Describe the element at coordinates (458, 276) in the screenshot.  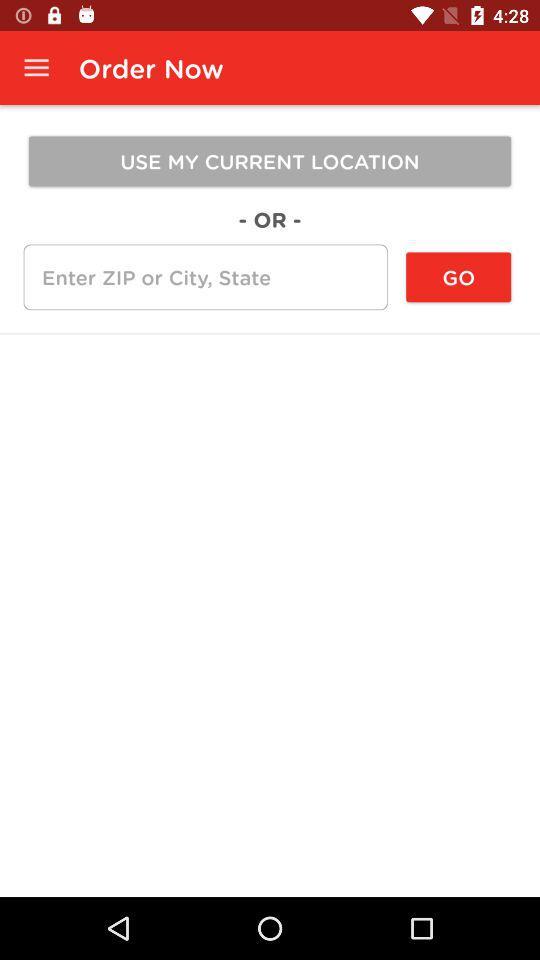
I see `the icon below the use my current icon` at that location.